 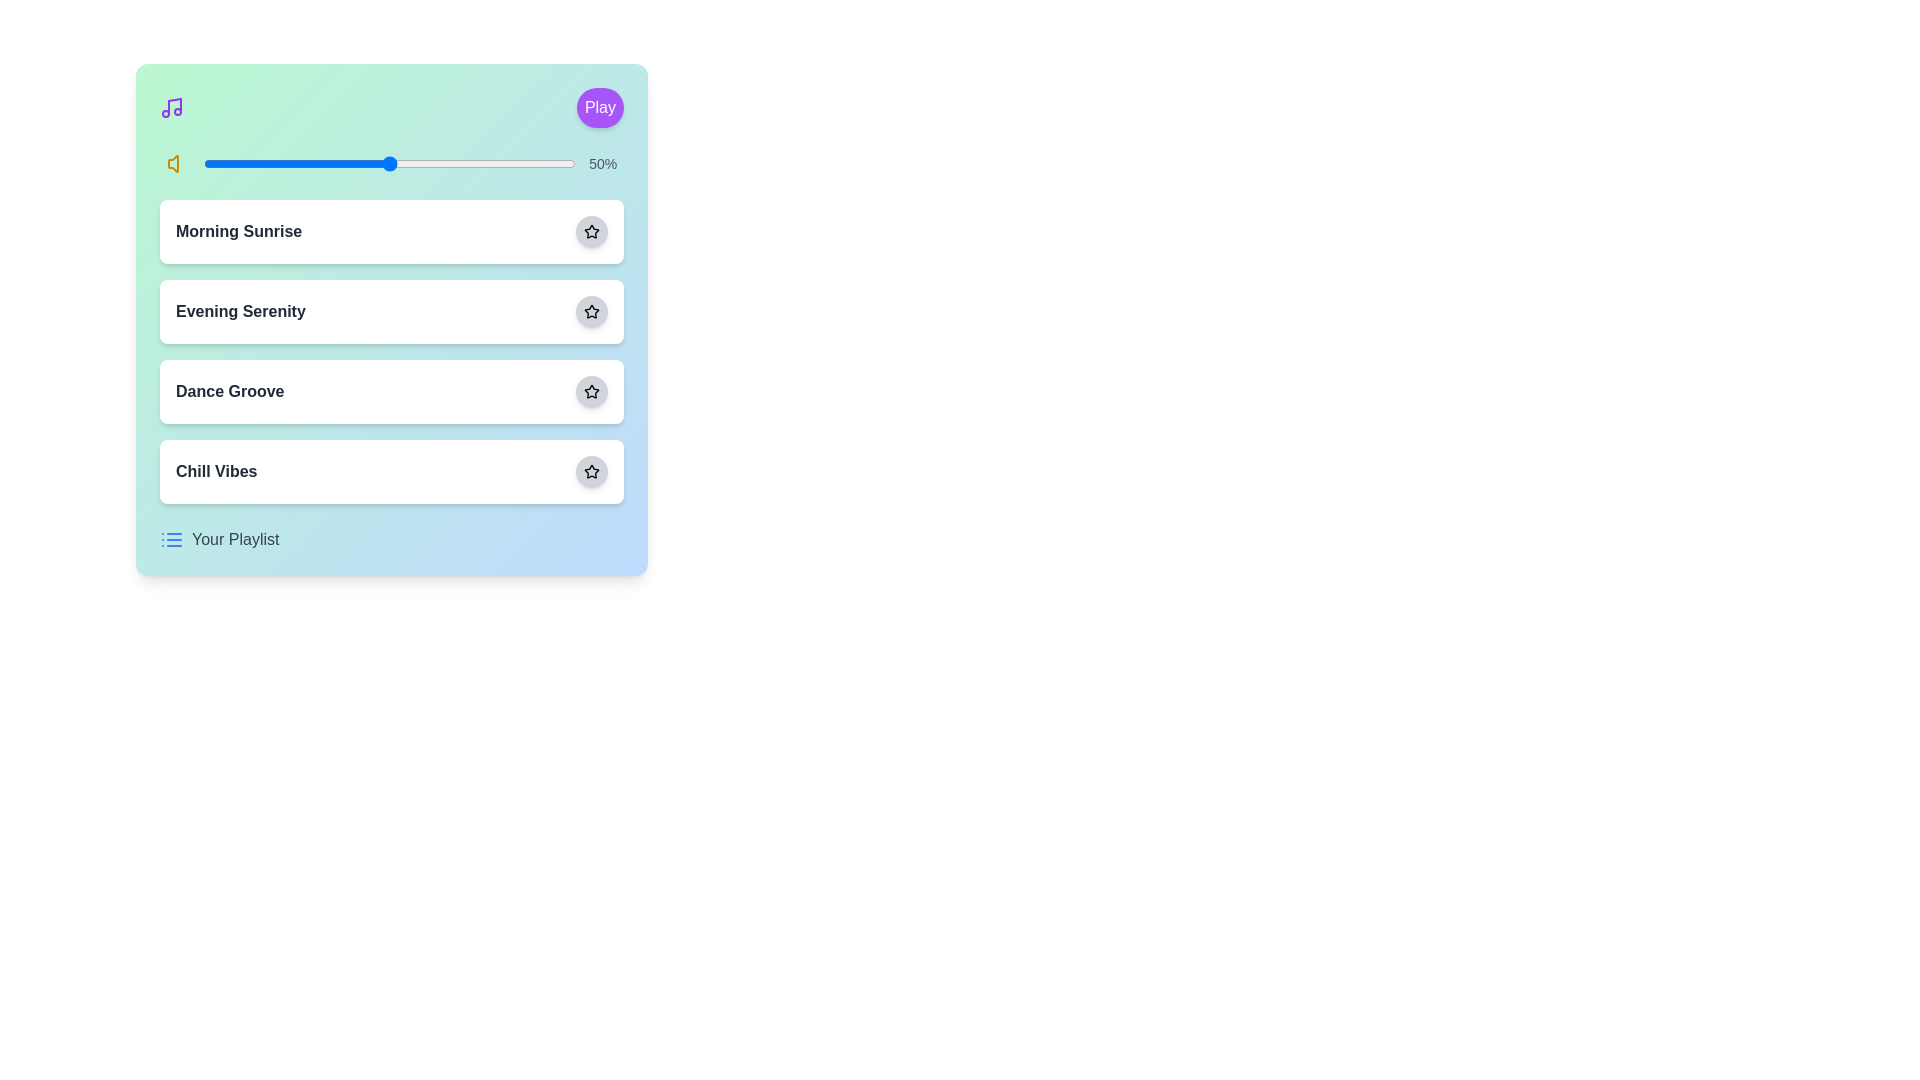 I want to click on the 'Evening Serenity' Content Card, so click(x=392, y=319).